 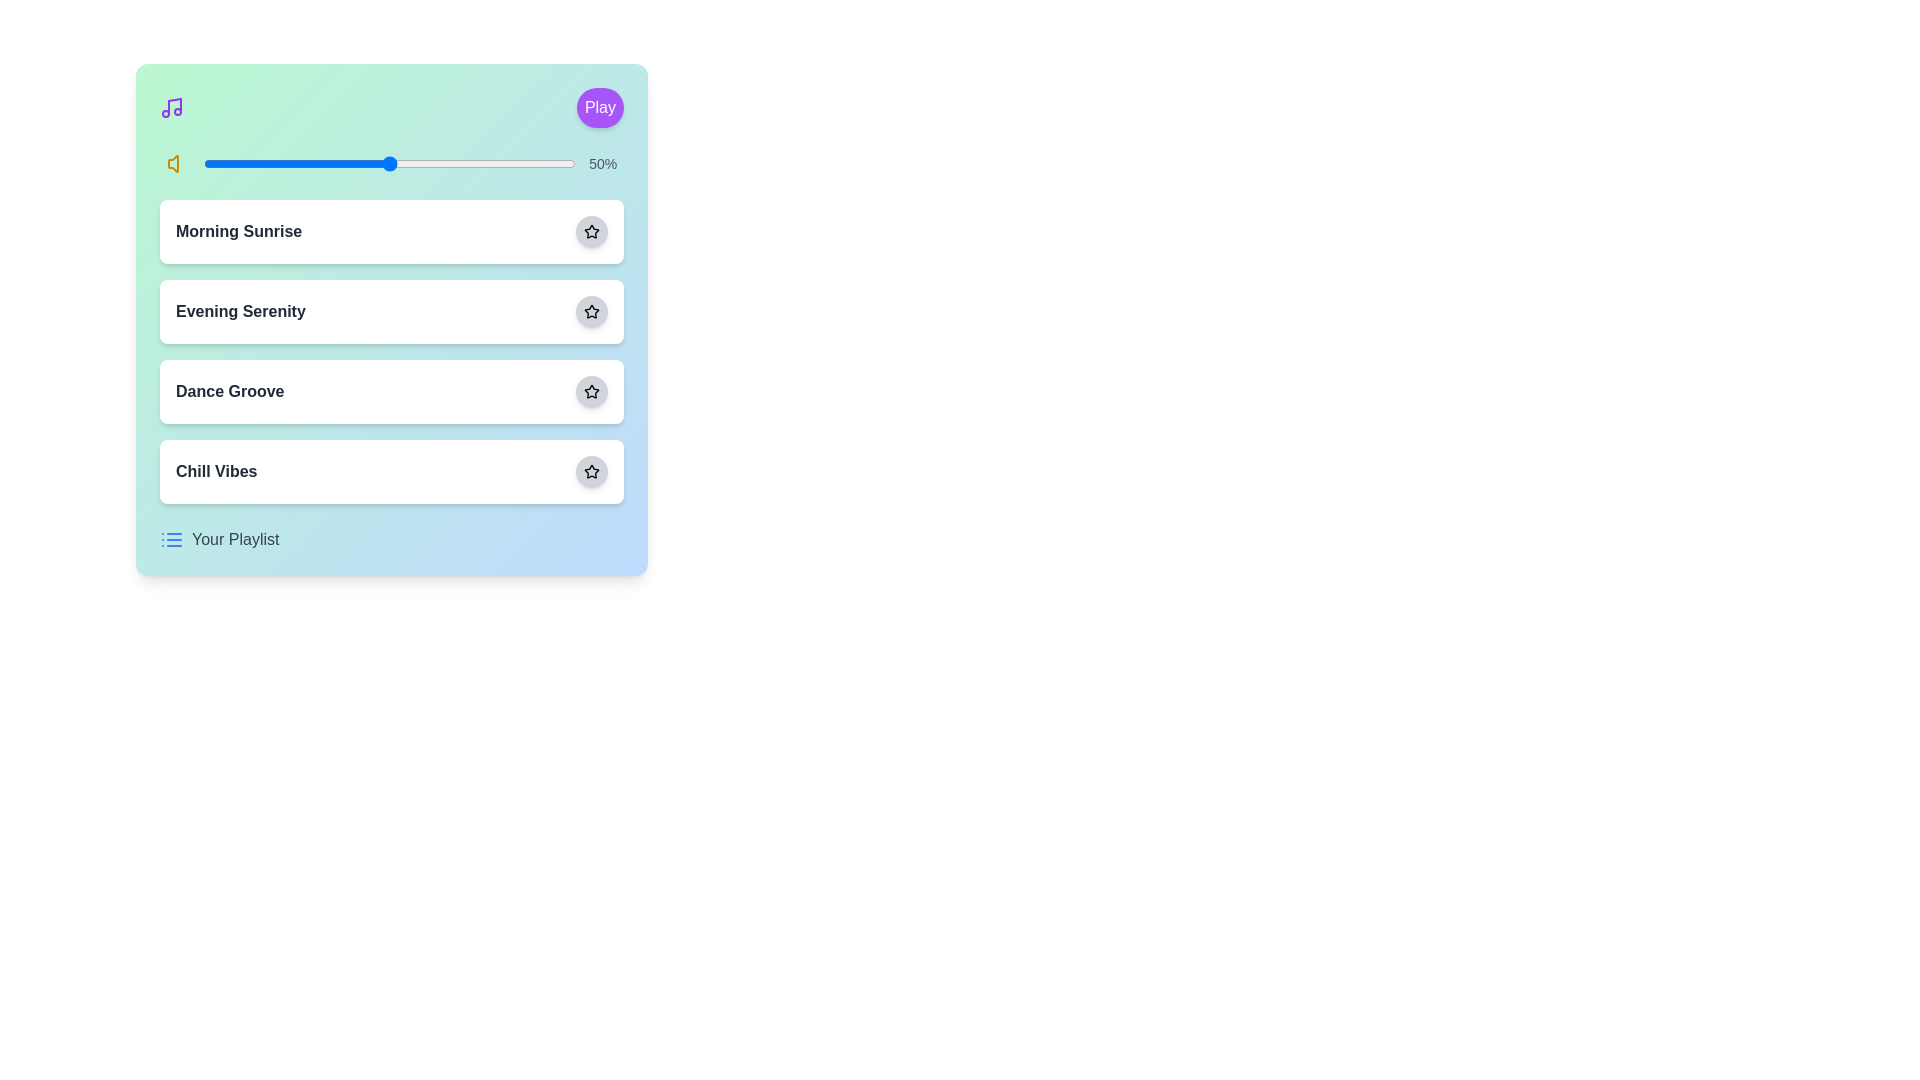 I want to click on the 'Evening Serenity' Content Card, so click(x=392, y=319).